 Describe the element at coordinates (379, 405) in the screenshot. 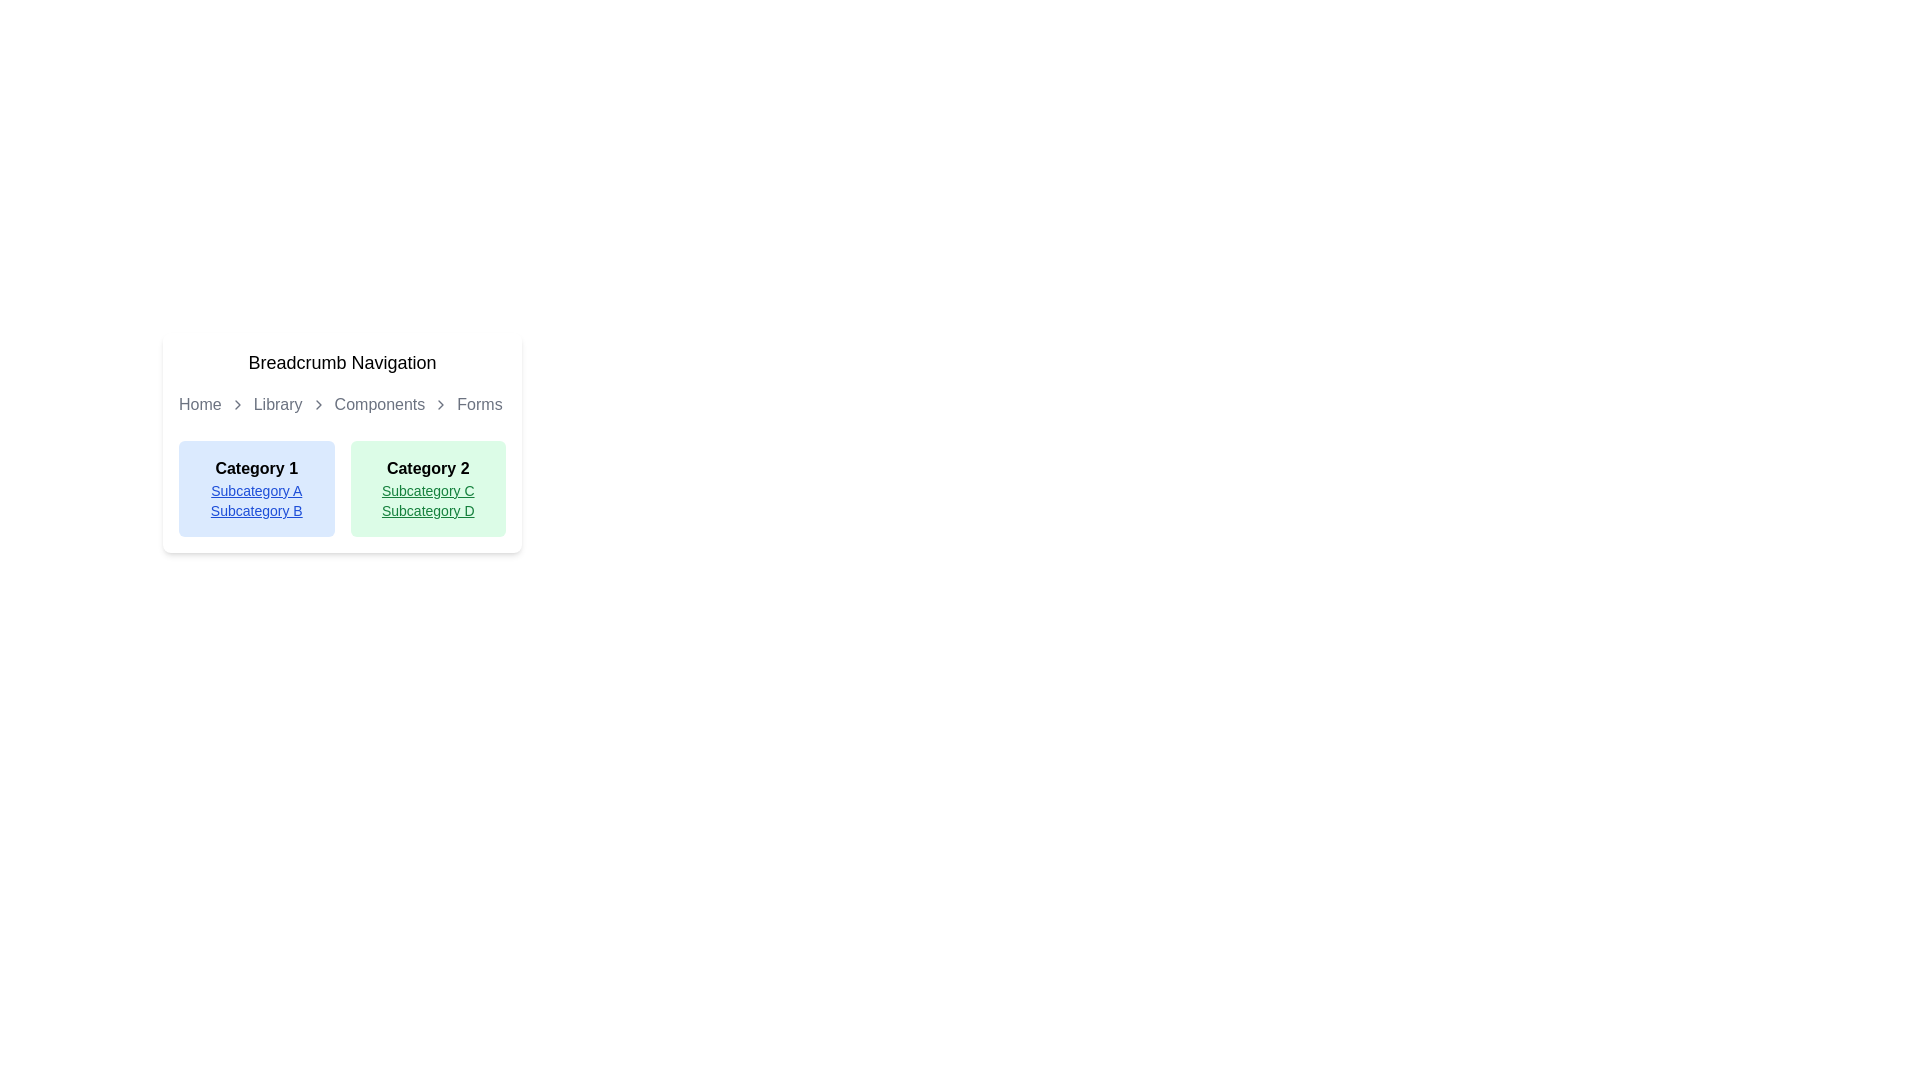

I see `the interactive link in the breadcrumb navigation system` at that location.